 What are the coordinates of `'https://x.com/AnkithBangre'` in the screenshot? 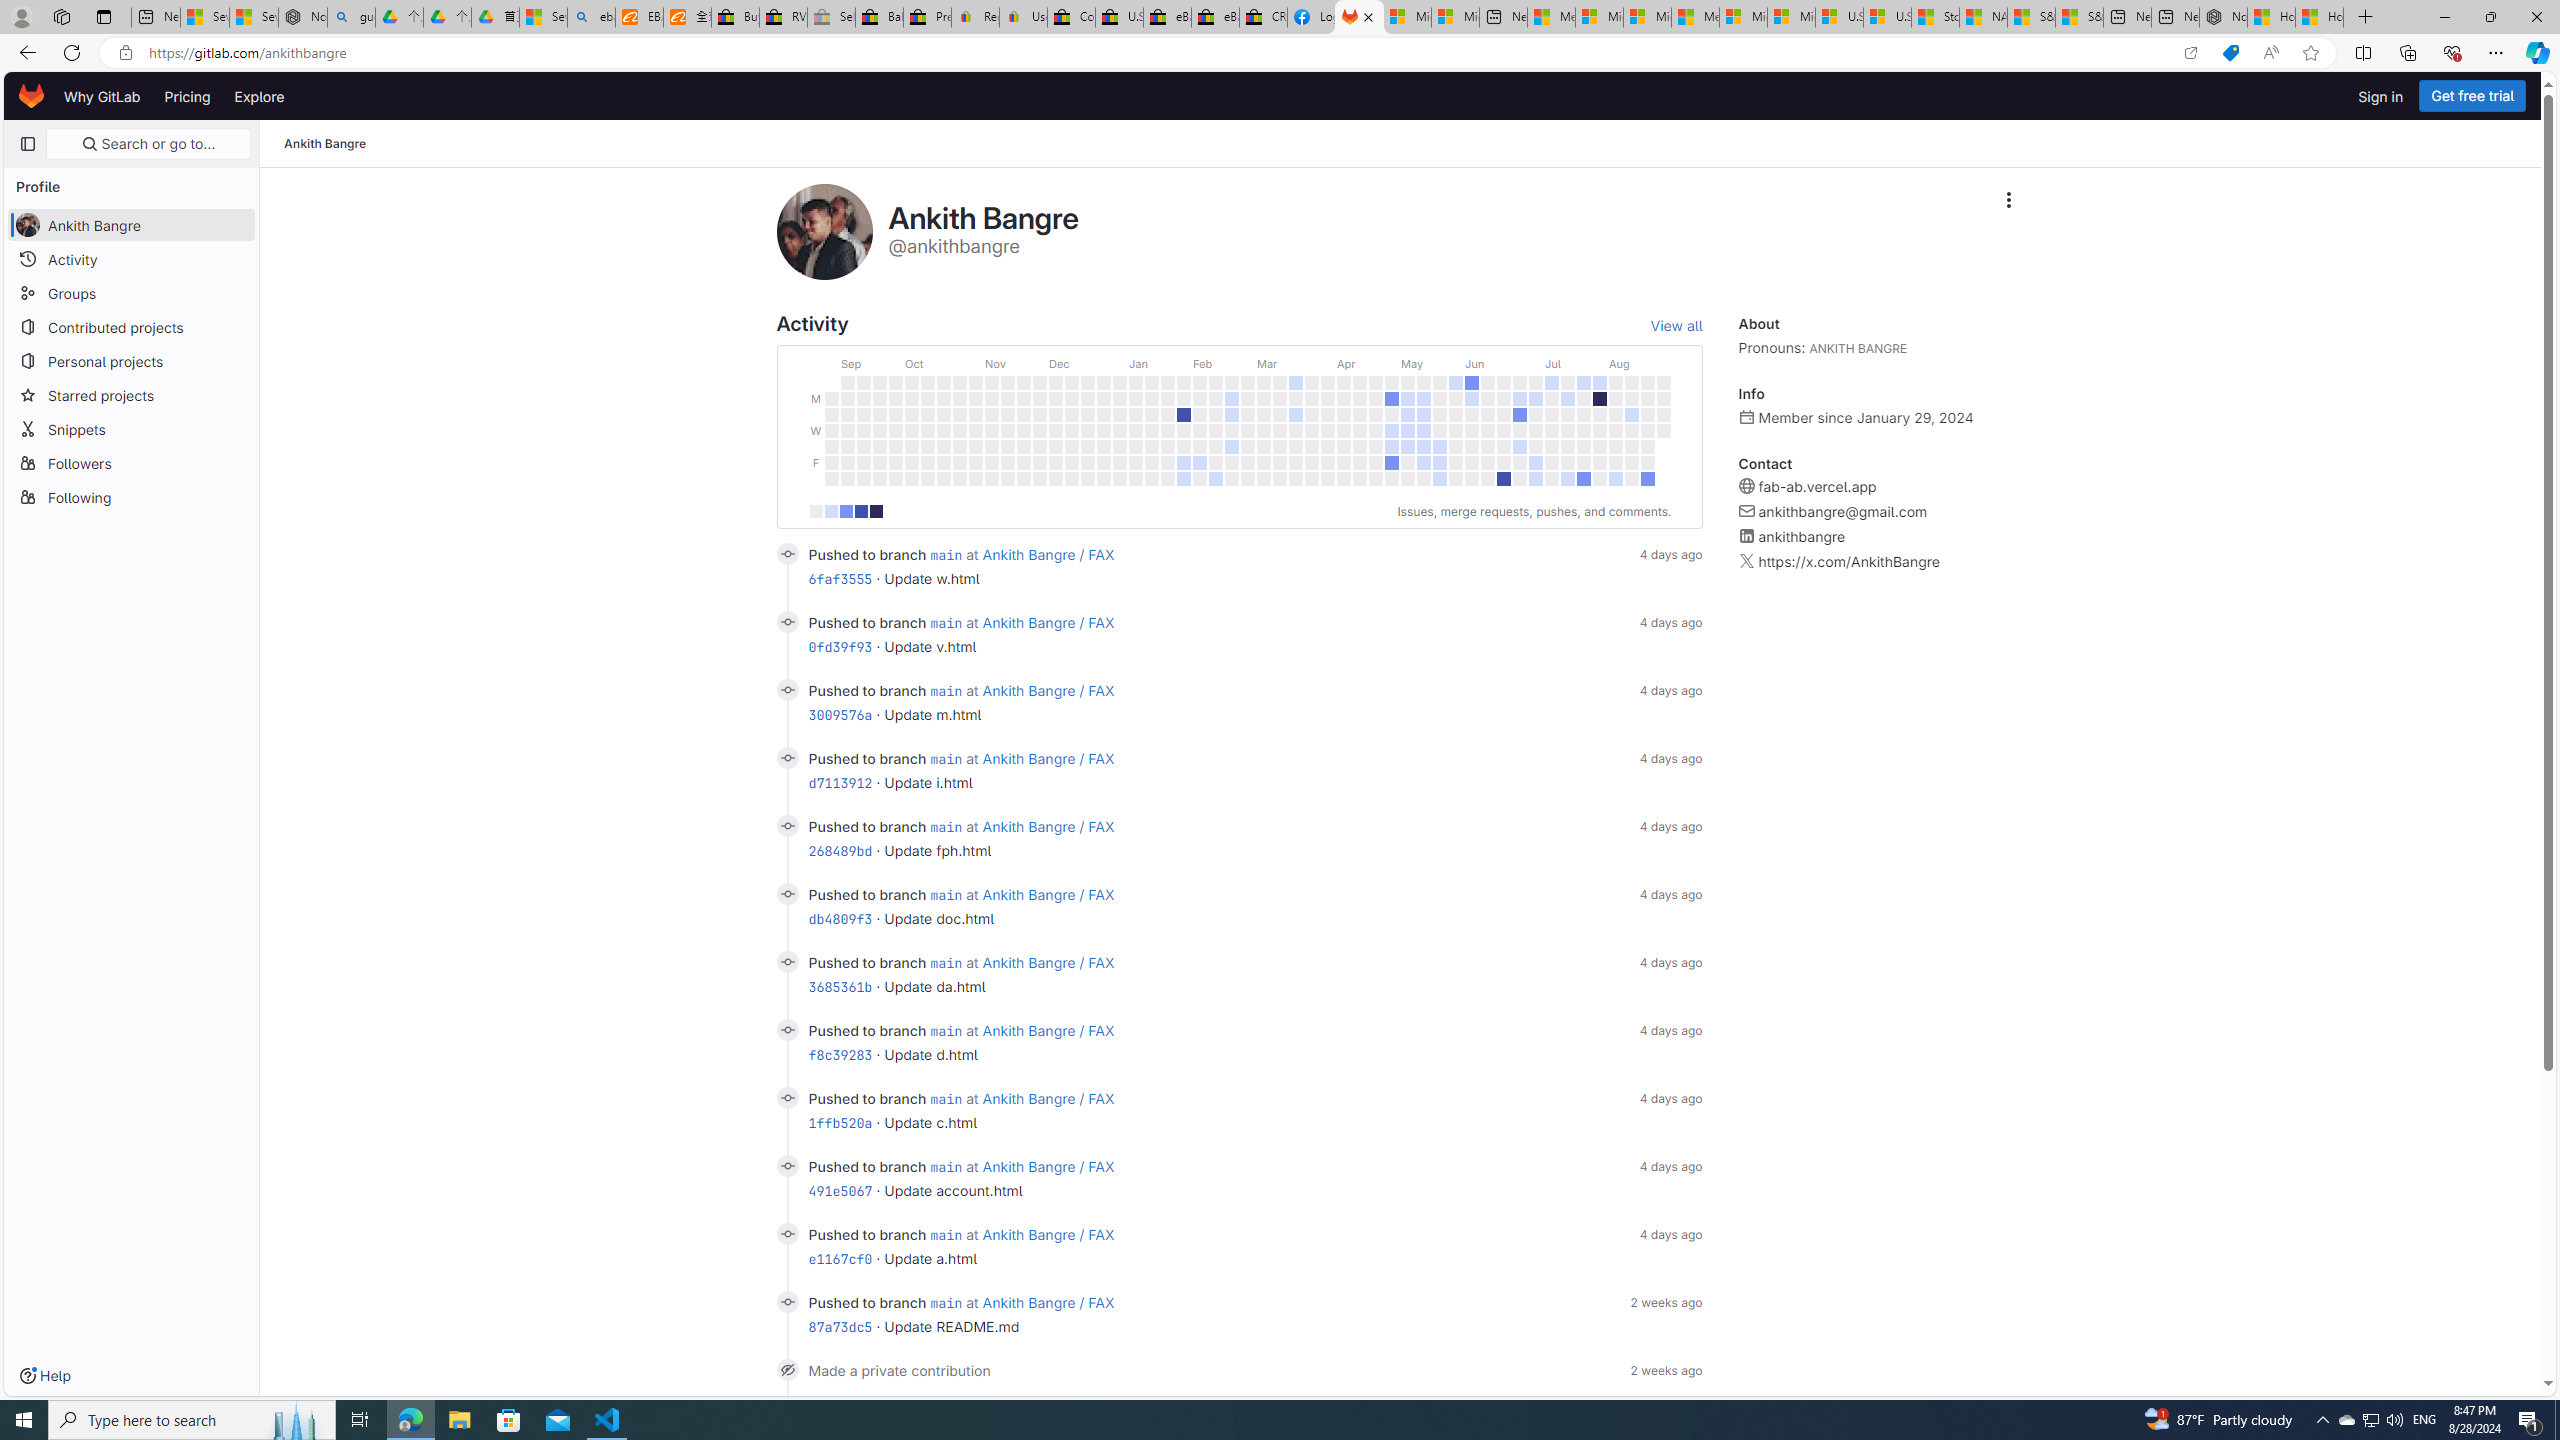 It's located at (1848, 562).